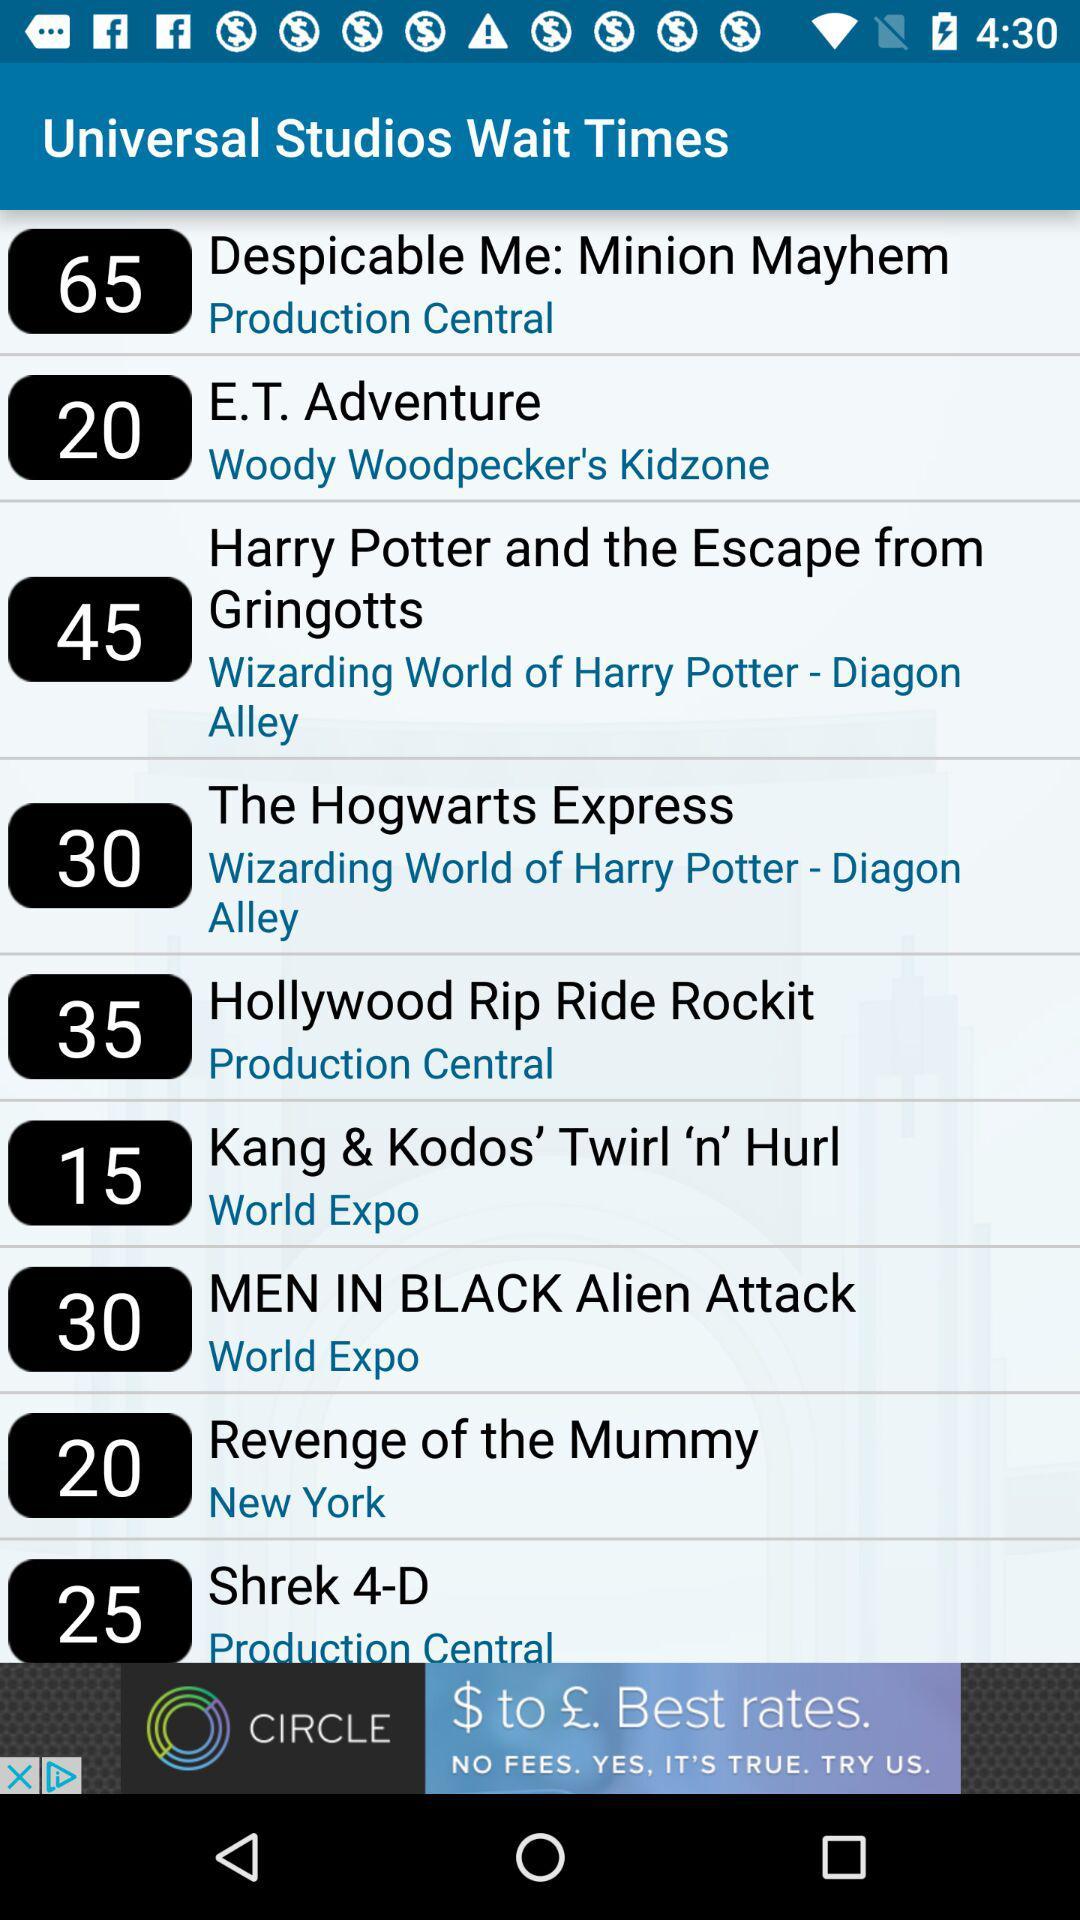 This screenshot has height=1920, width=1080. Describe the element at coordinates (523, 1144) in the screenshot. I see `kang kodos twirl` at that location.